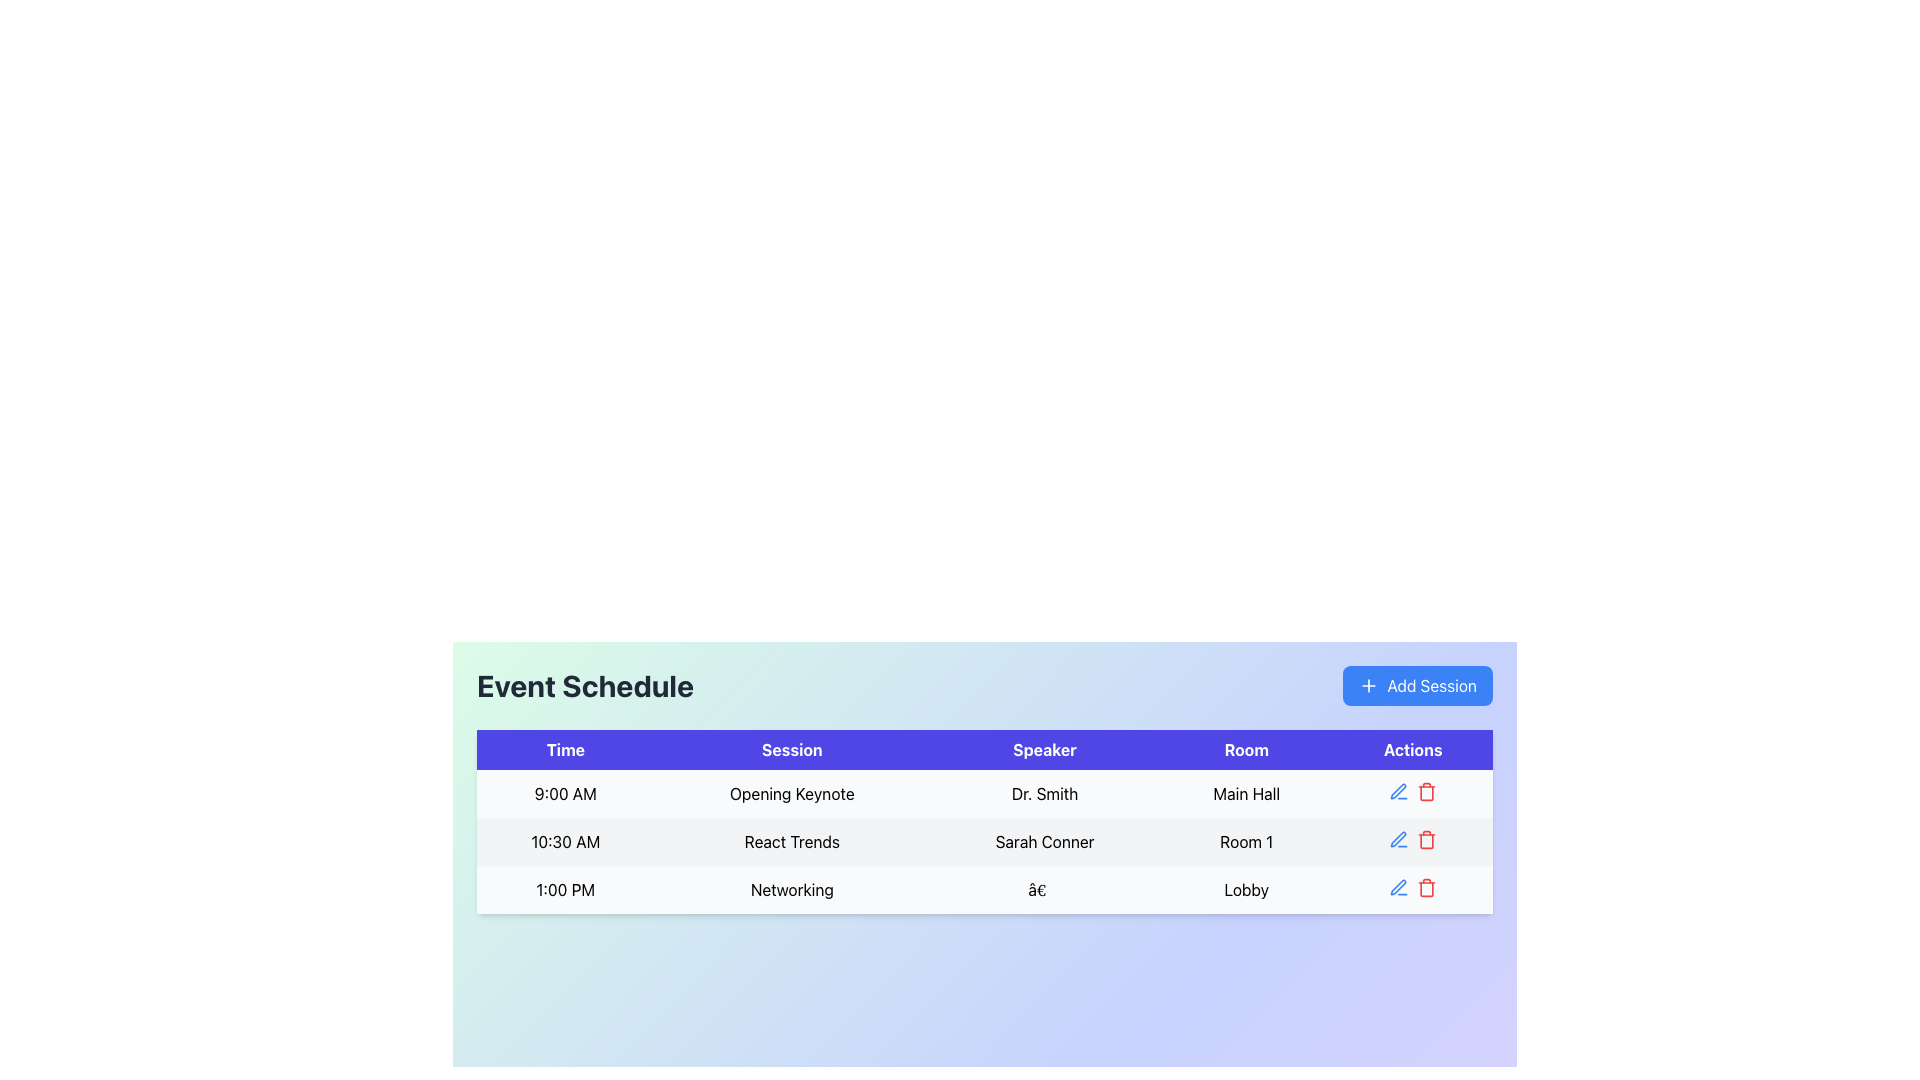 Image resolution: width=1920 pixels, height=1080 pixels. What do you see at coordinates (1368, 685) in the screenshot?
I see `the icon within the blue 'Add Session' button located at the top-right corner of the event schedule section` at bounding box center [1368, 685].